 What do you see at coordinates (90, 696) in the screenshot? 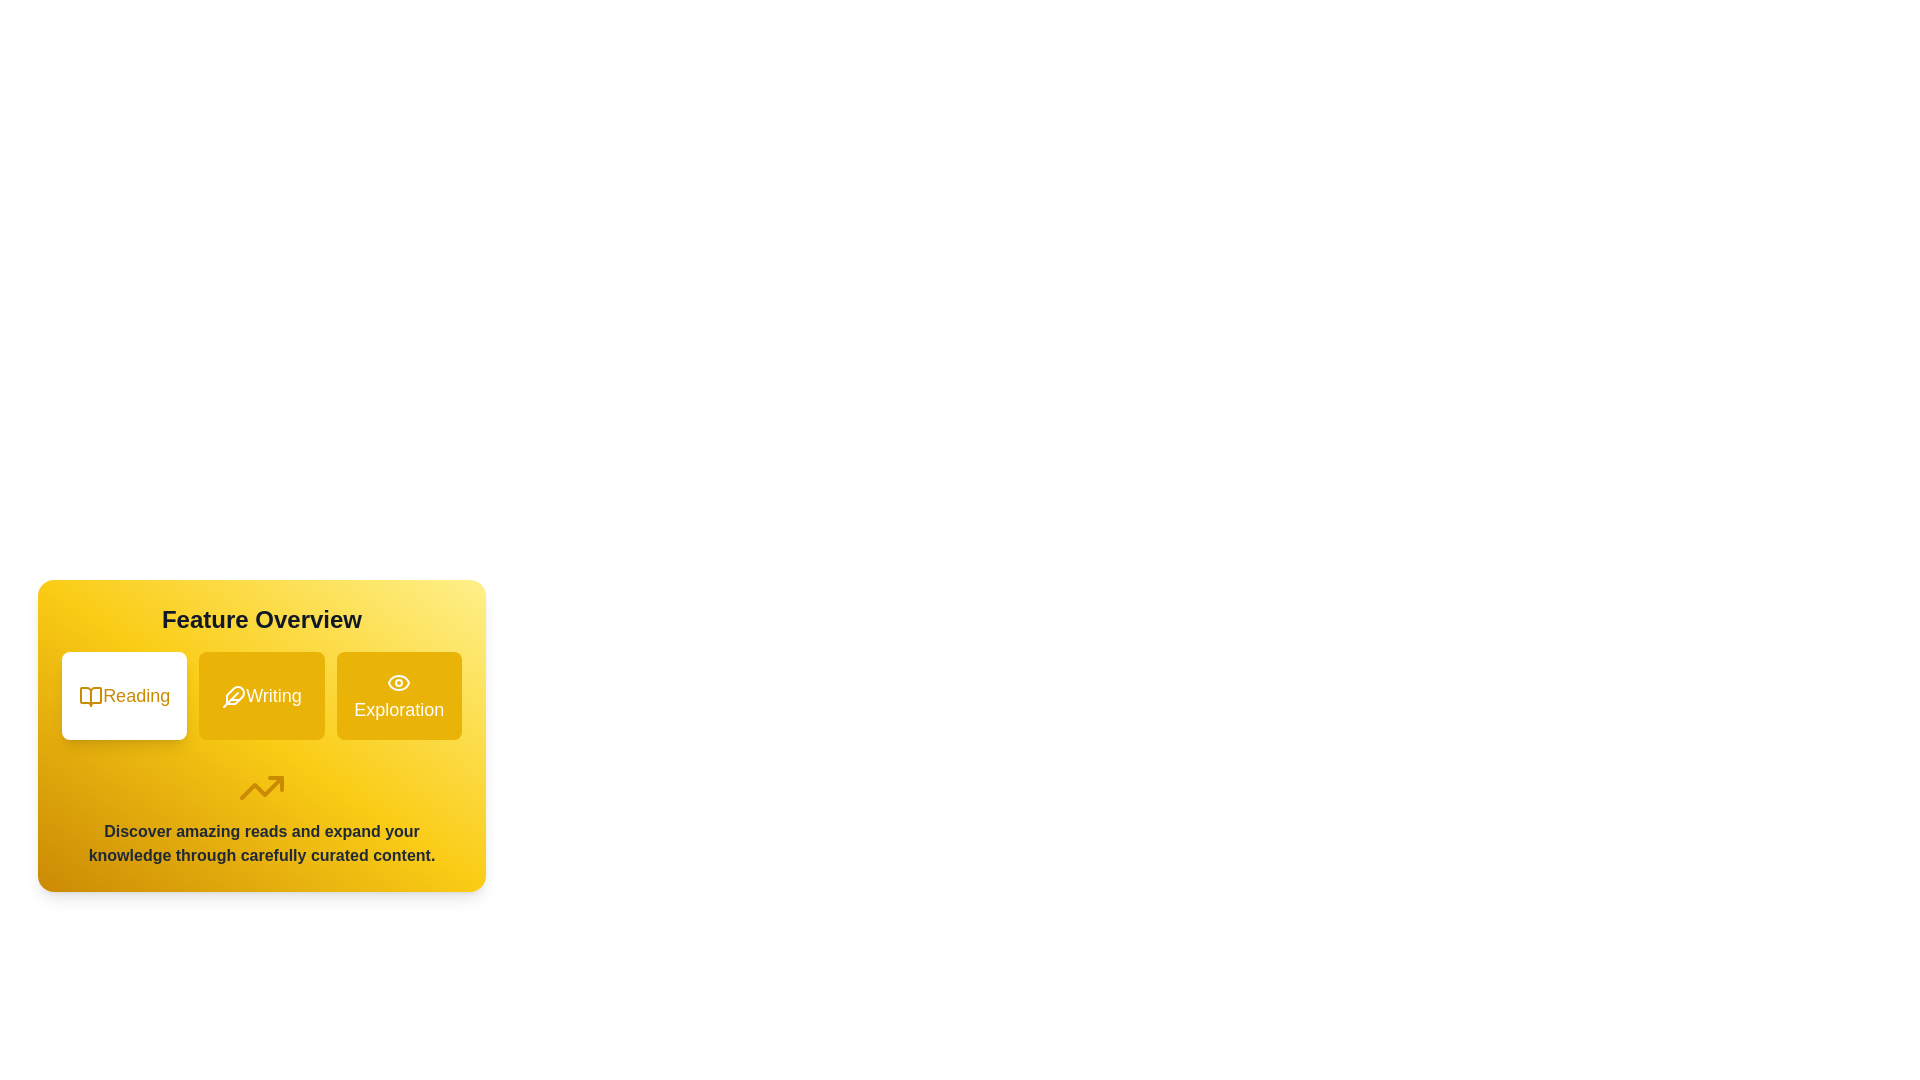
I see `the small golden-yellow open book icon located within the 'Reading' button at the bottom left corner of the interface` at bounding box center [90, 696].